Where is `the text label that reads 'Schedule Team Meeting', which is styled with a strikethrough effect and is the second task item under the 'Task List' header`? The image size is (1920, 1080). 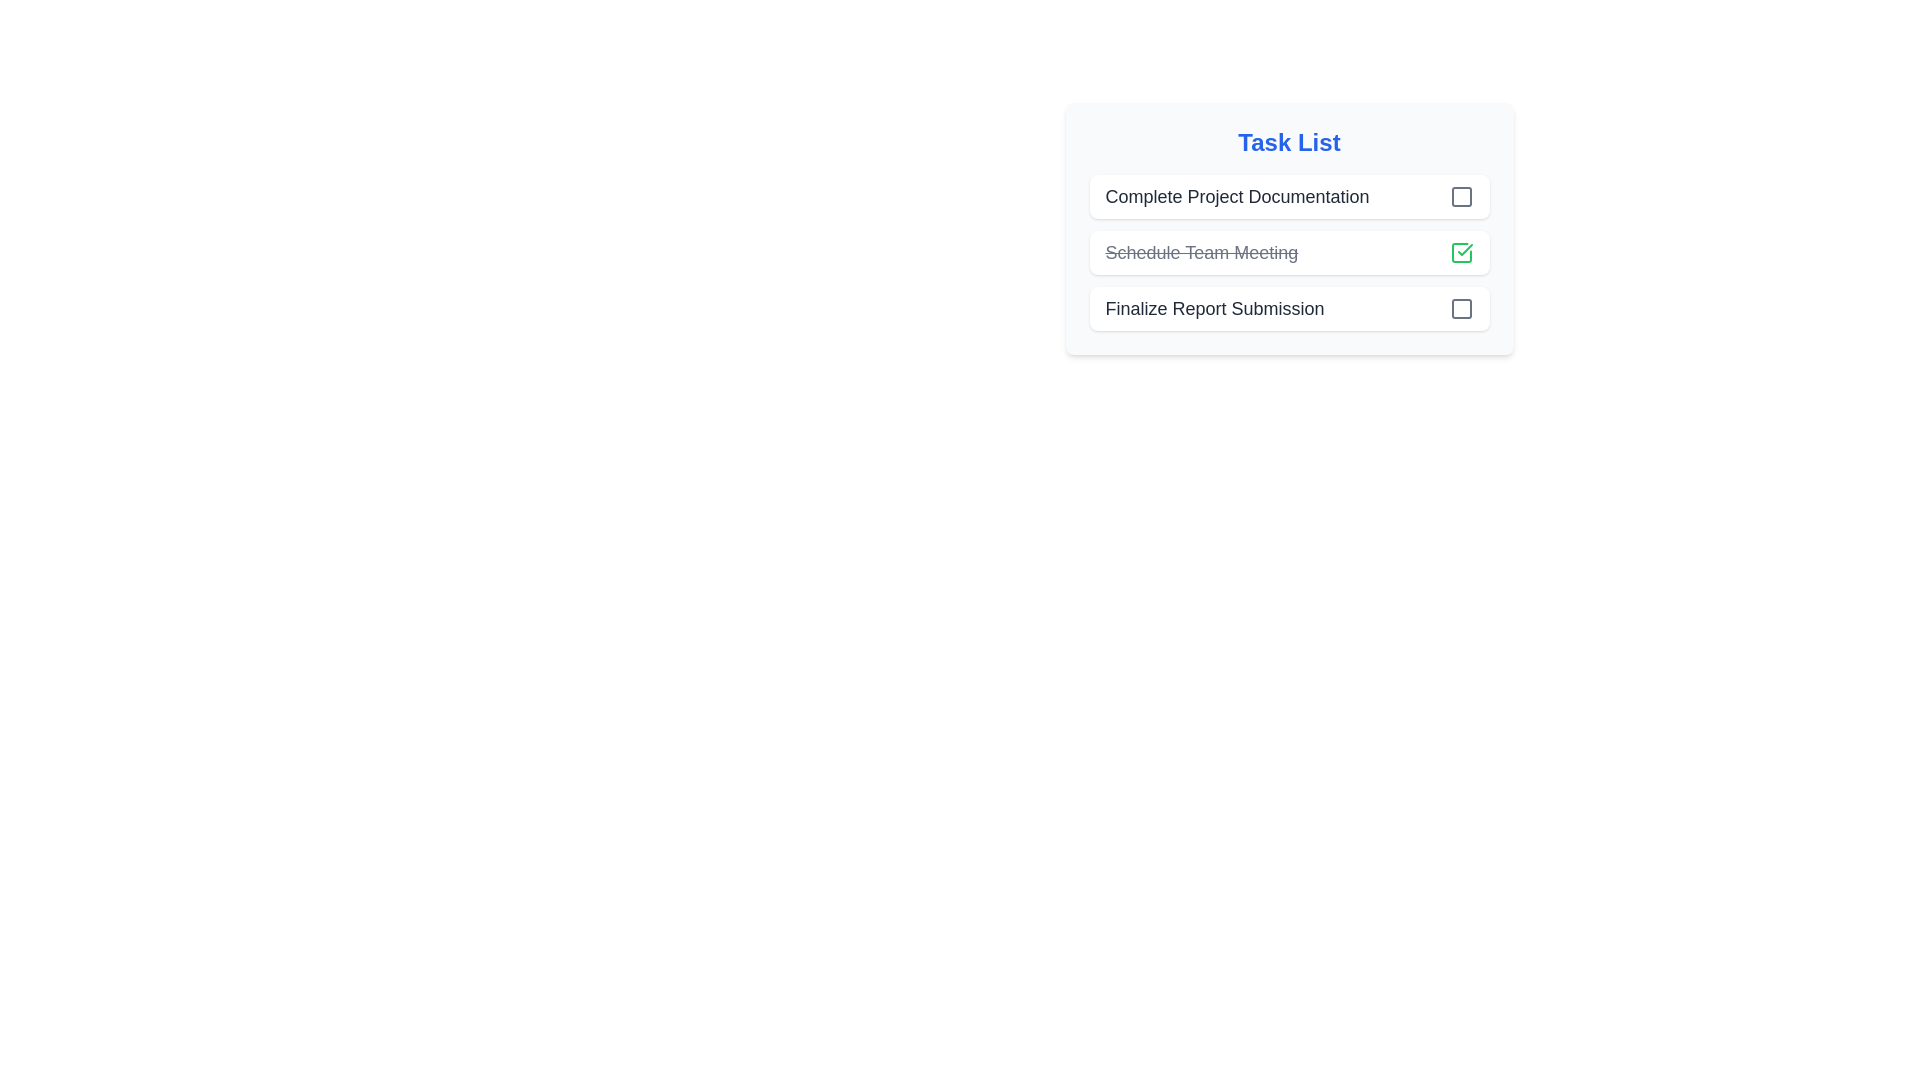
the text label that reads 'Schedule Team Meeting', which is styled with a strikethrough effect and is the second task item under the 'Task List' header is located at coordinates (1200, 252).